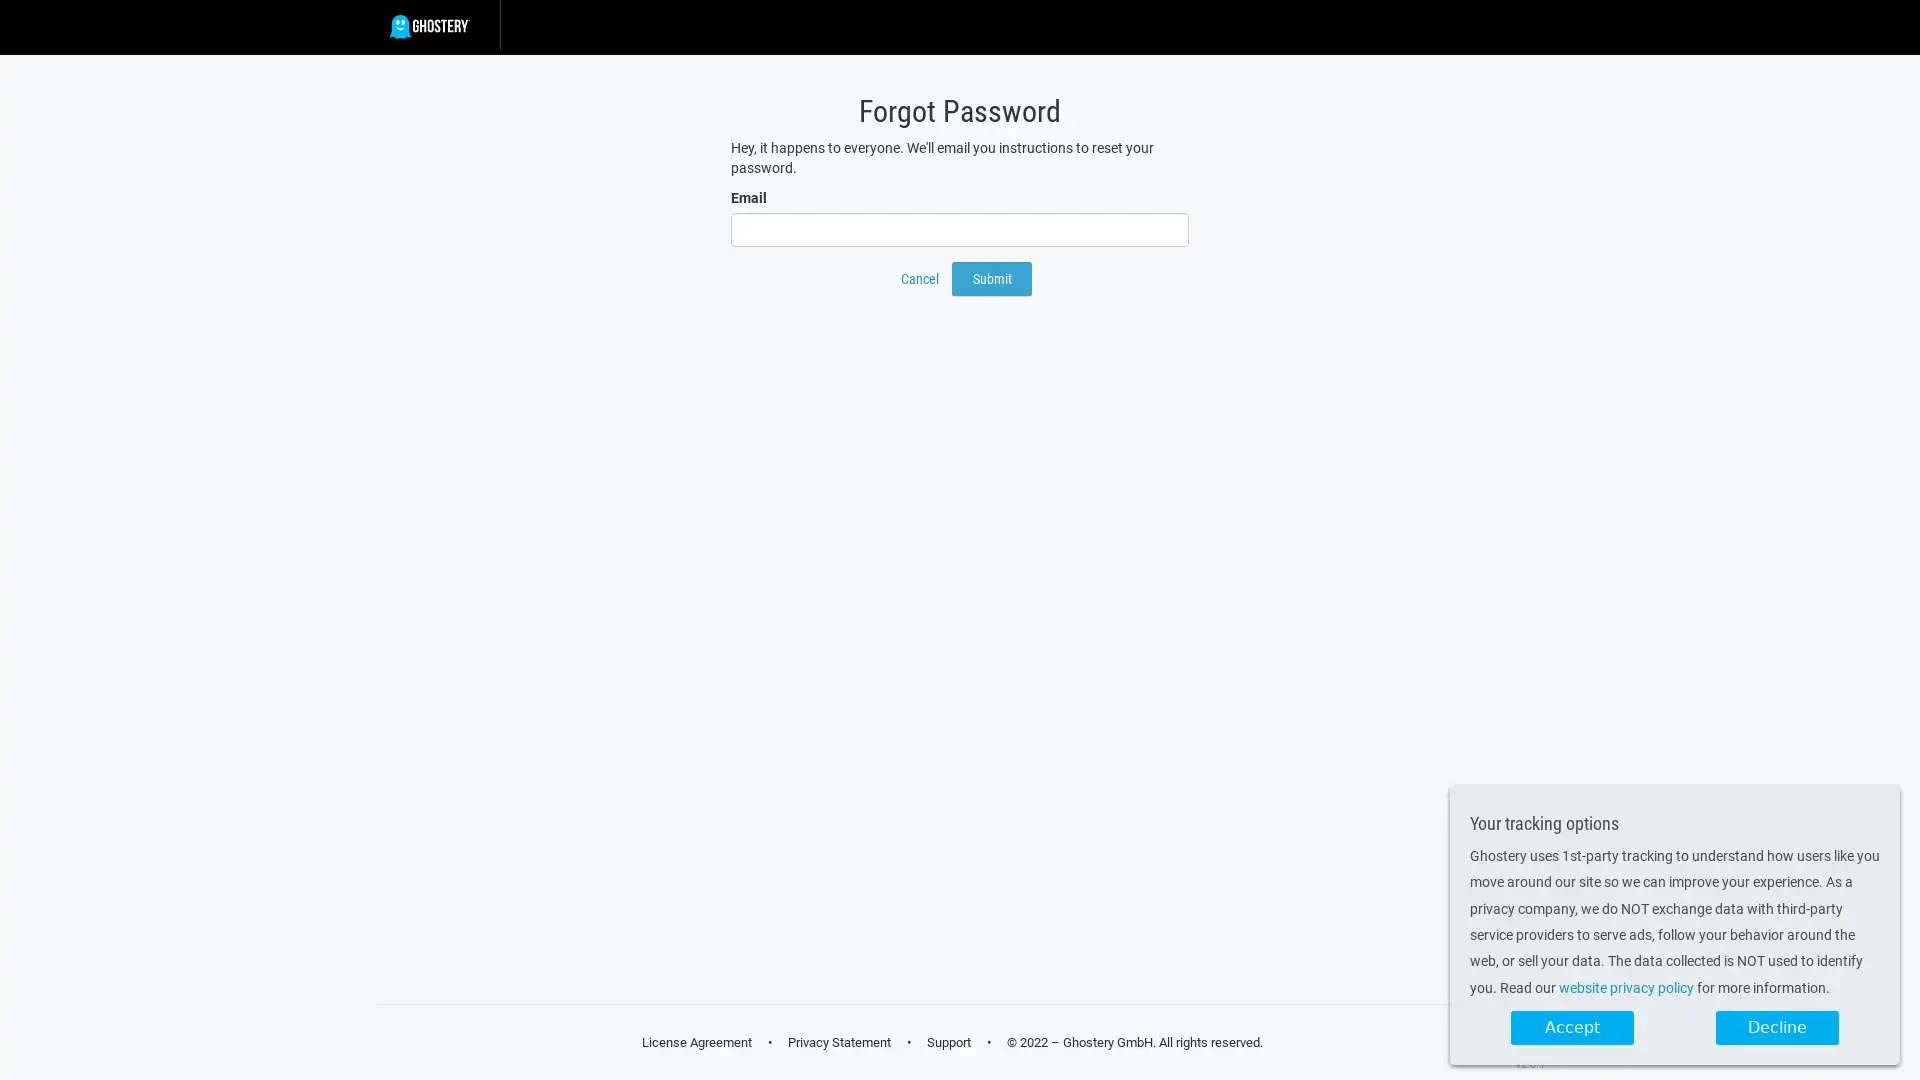 This screenshot has width=1920, height=1080. I want to click on Decline, so click(1777, 1028).